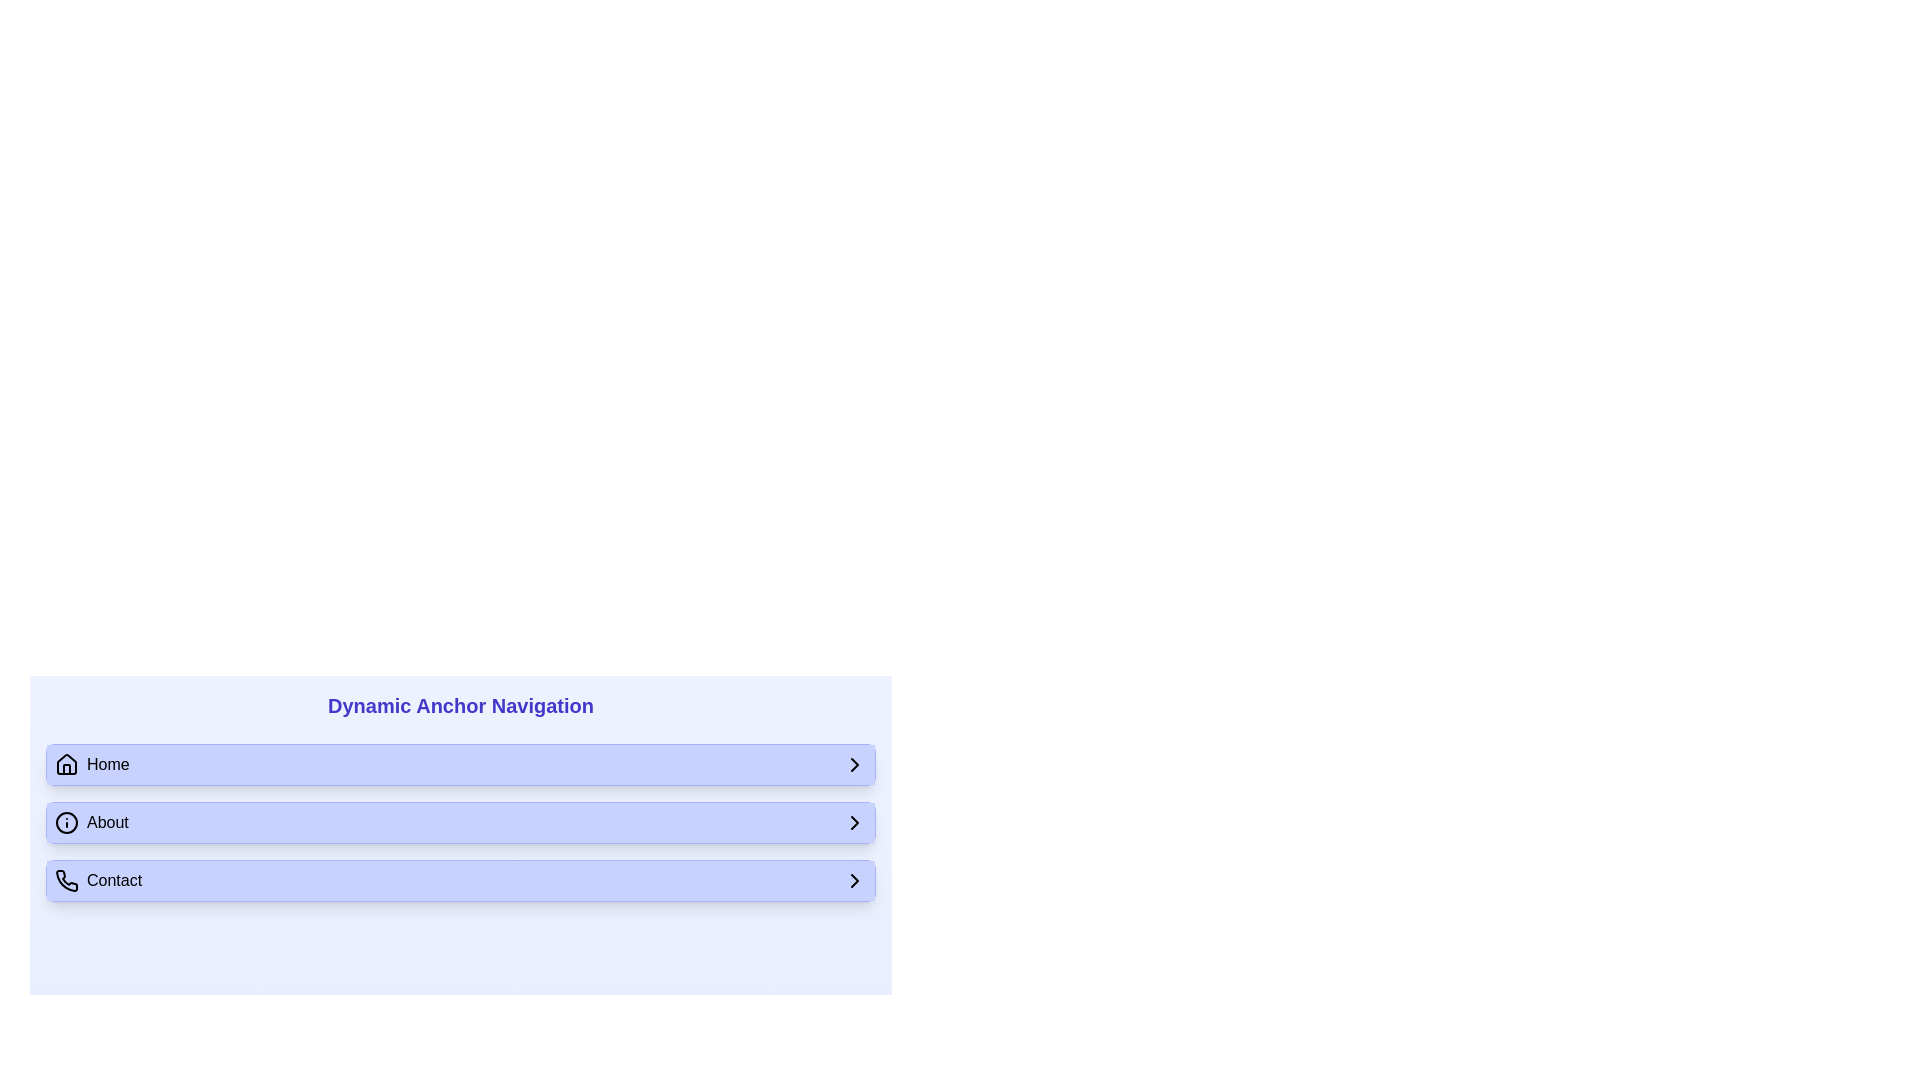 This screenshot has width=1920, height=1080. What do you see at coordinates (67, 764) in the screenshot?
I see `the house-shaped icon with a line-art design, located to the immediate left of the 'Home' text label in the Dynamic Anchor Navigation interface` at bounding box center [67, 764].